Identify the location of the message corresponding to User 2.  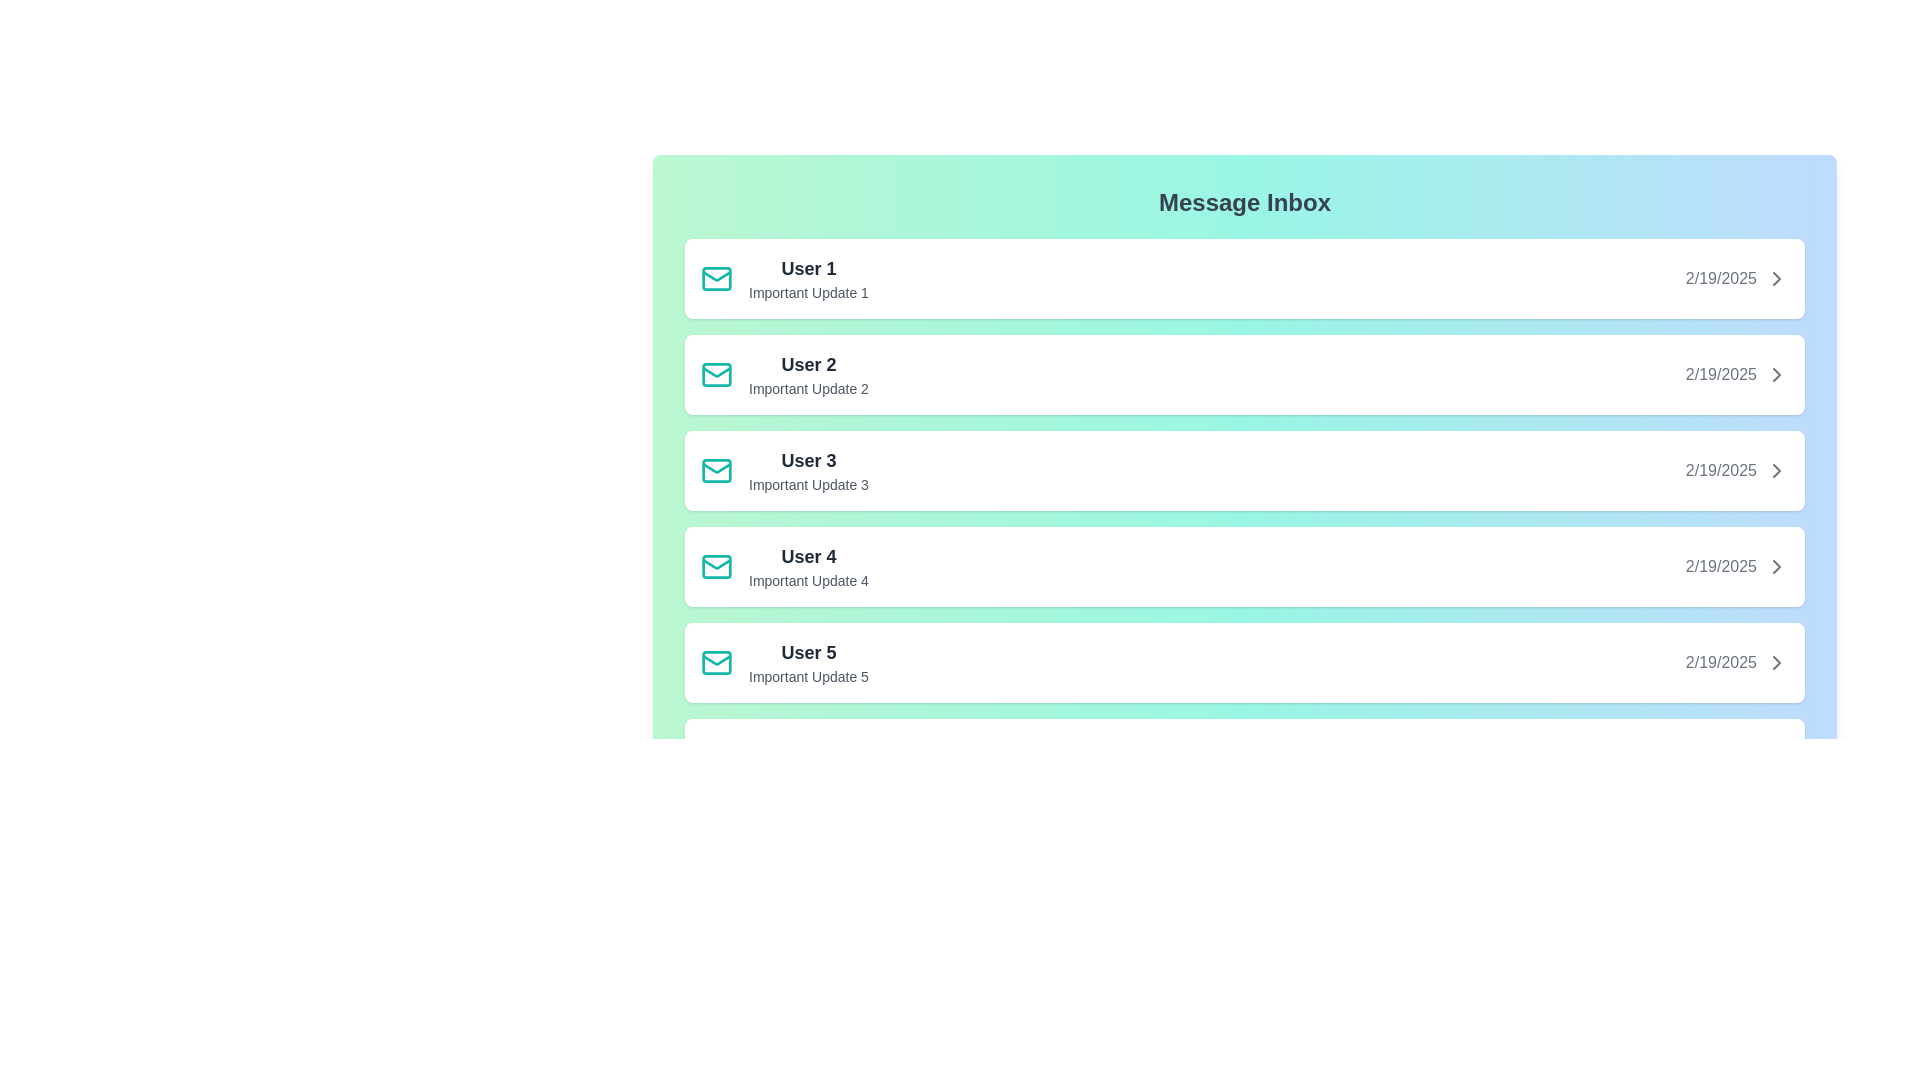
(1243, 374).